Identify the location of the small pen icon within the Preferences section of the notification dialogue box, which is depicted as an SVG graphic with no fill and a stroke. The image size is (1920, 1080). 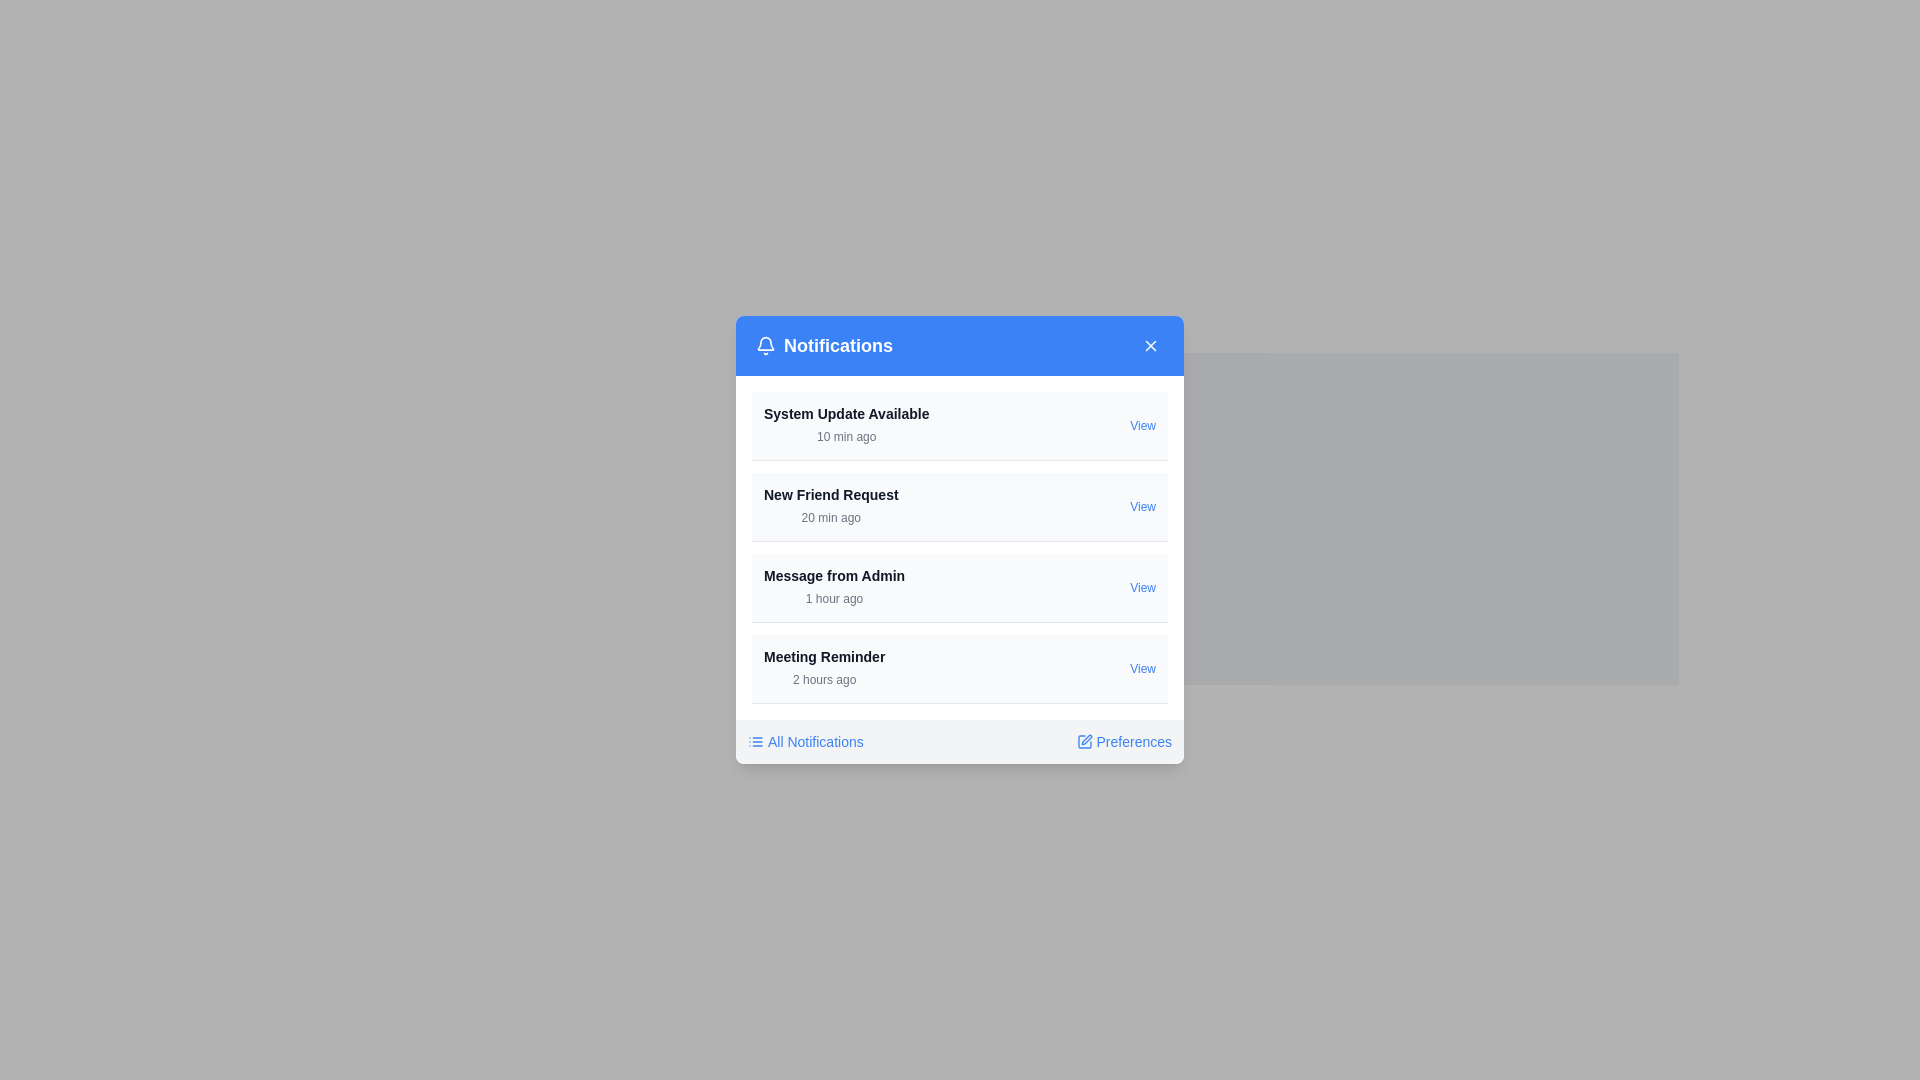
(1085, 740).